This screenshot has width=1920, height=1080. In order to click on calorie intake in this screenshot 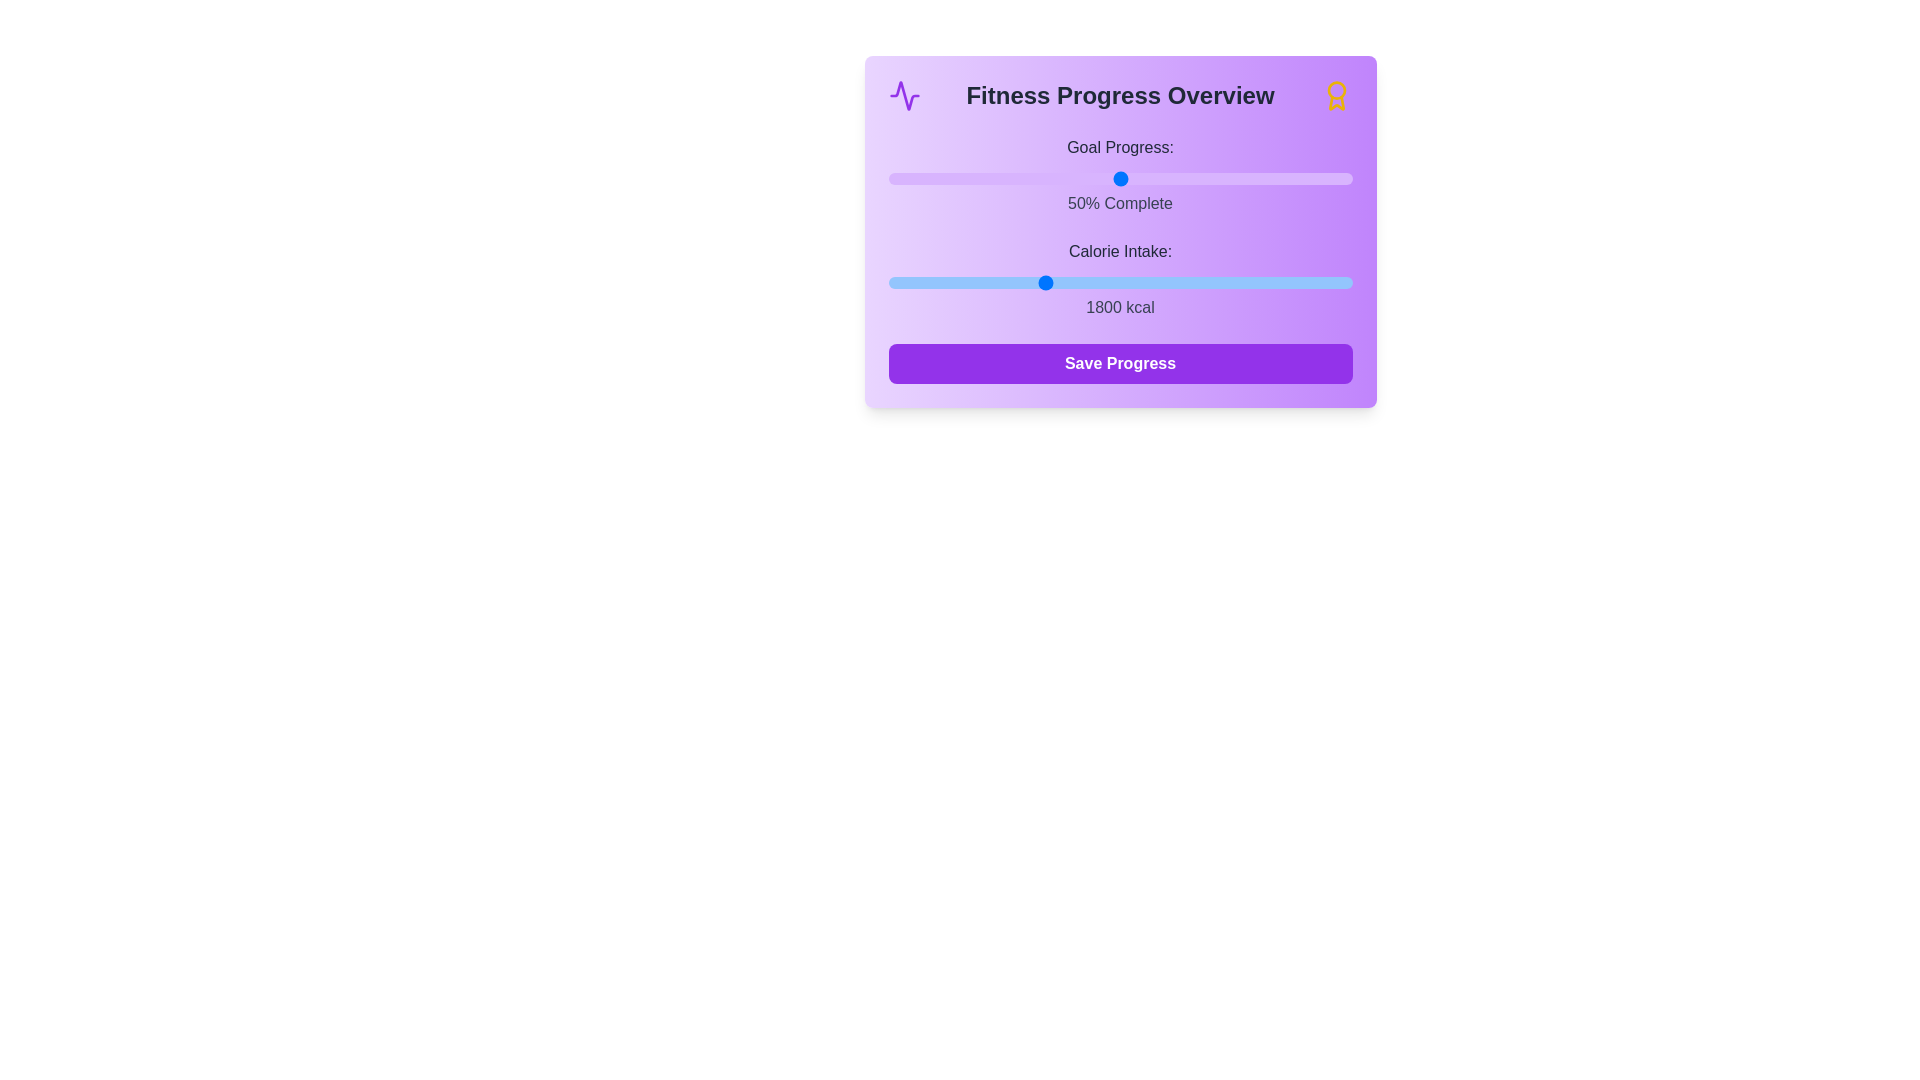, I will do `click(887, 282)`.